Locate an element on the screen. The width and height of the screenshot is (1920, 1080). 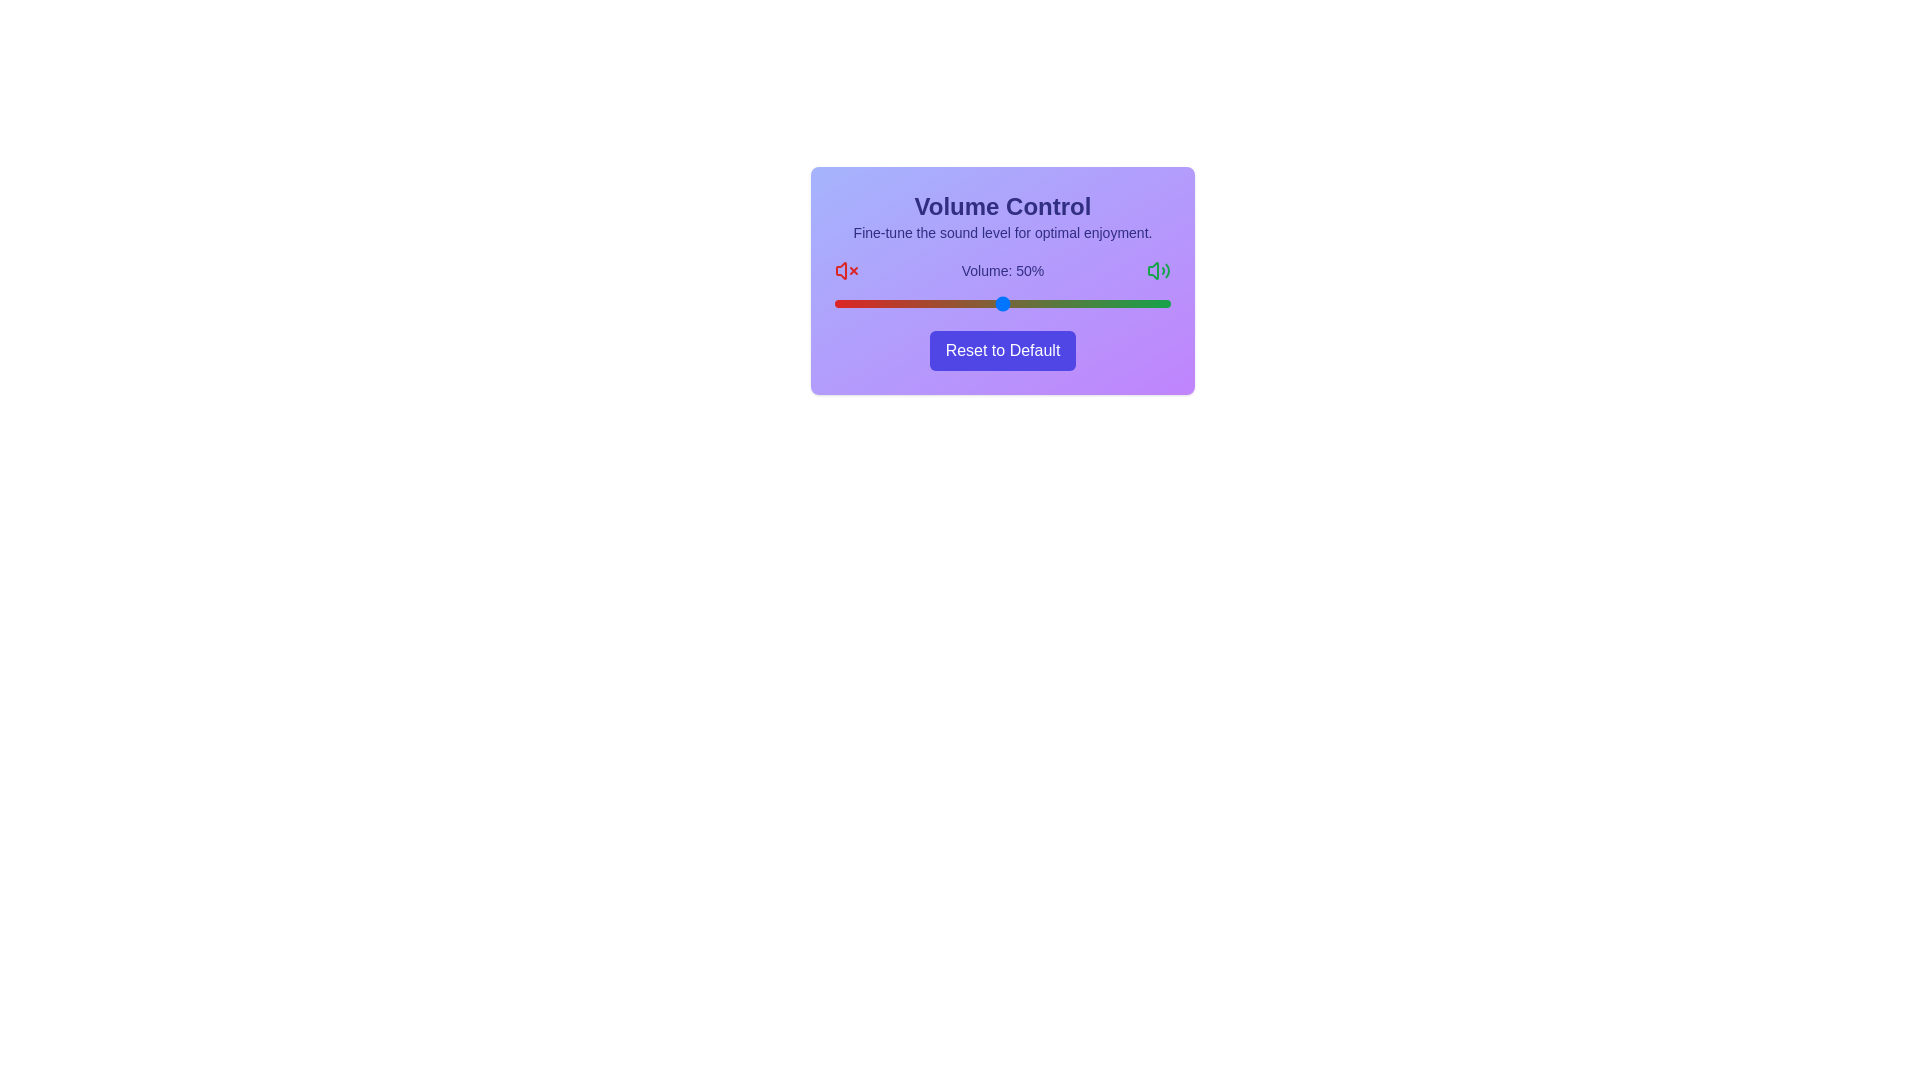
the volume slider to set the volume to 20% is located at coordinates (901, 304).